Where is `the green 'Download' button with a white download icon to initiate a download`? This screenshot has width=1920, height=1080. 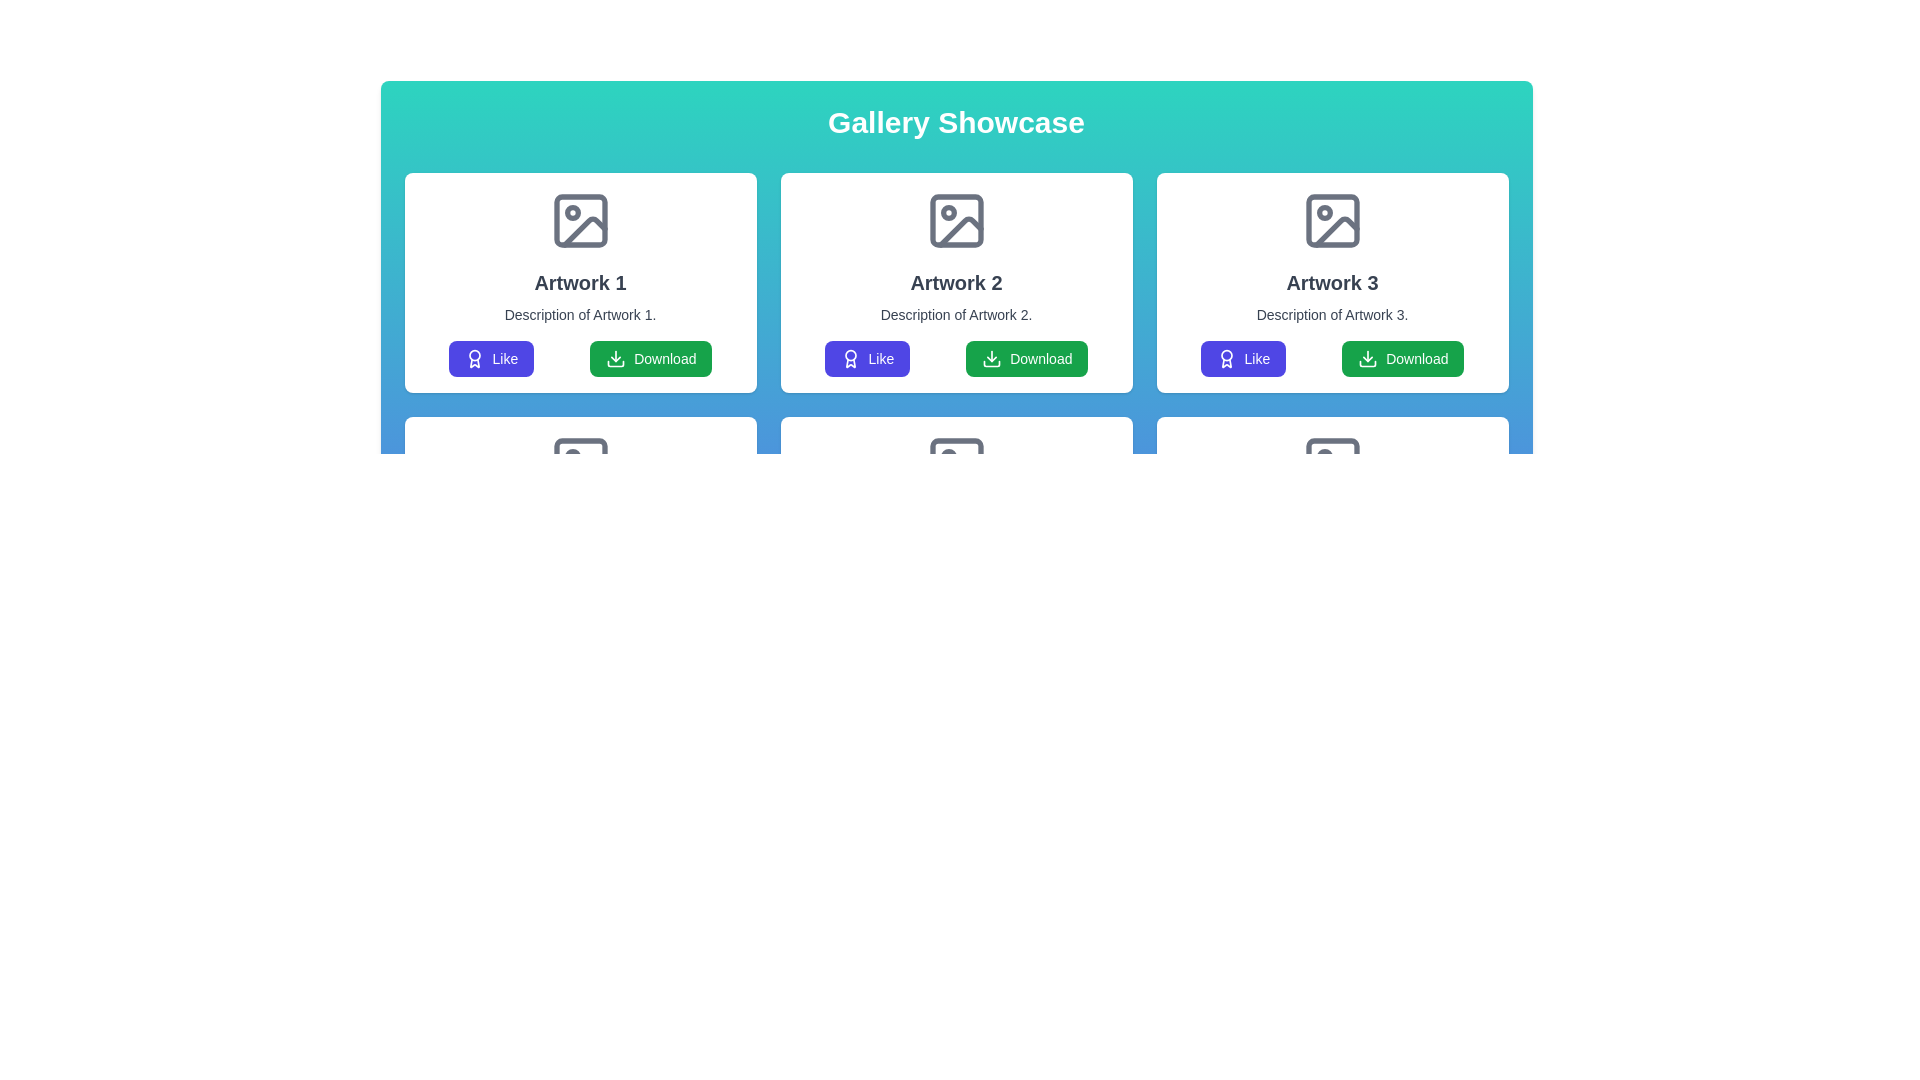 the green 'Download' button with a white download icon to initiate a download is located at coordinates (651, 357).